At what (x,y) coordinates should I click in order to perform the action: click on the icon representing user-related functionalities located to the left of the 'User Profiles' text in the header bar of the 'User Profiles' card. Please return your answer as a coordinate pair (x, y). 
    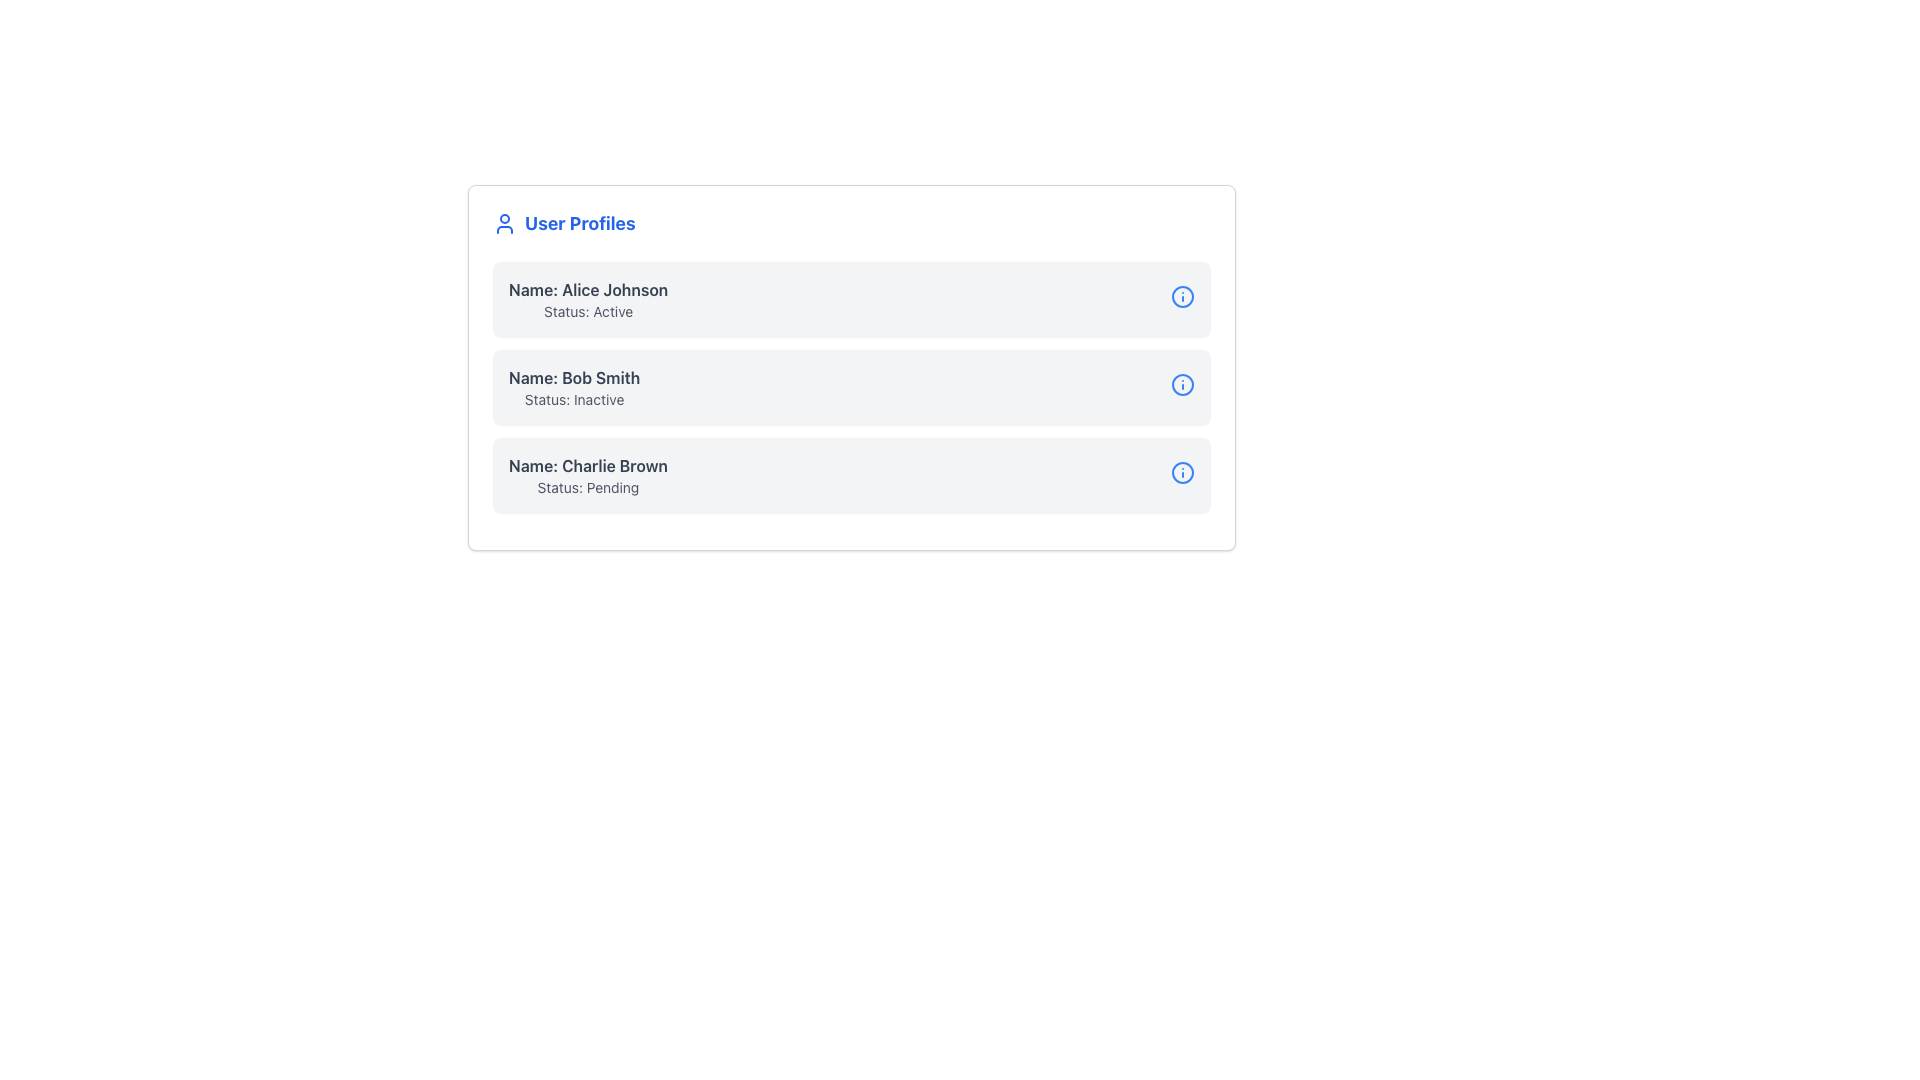
    Looking at the image, I should click on (504, 223).